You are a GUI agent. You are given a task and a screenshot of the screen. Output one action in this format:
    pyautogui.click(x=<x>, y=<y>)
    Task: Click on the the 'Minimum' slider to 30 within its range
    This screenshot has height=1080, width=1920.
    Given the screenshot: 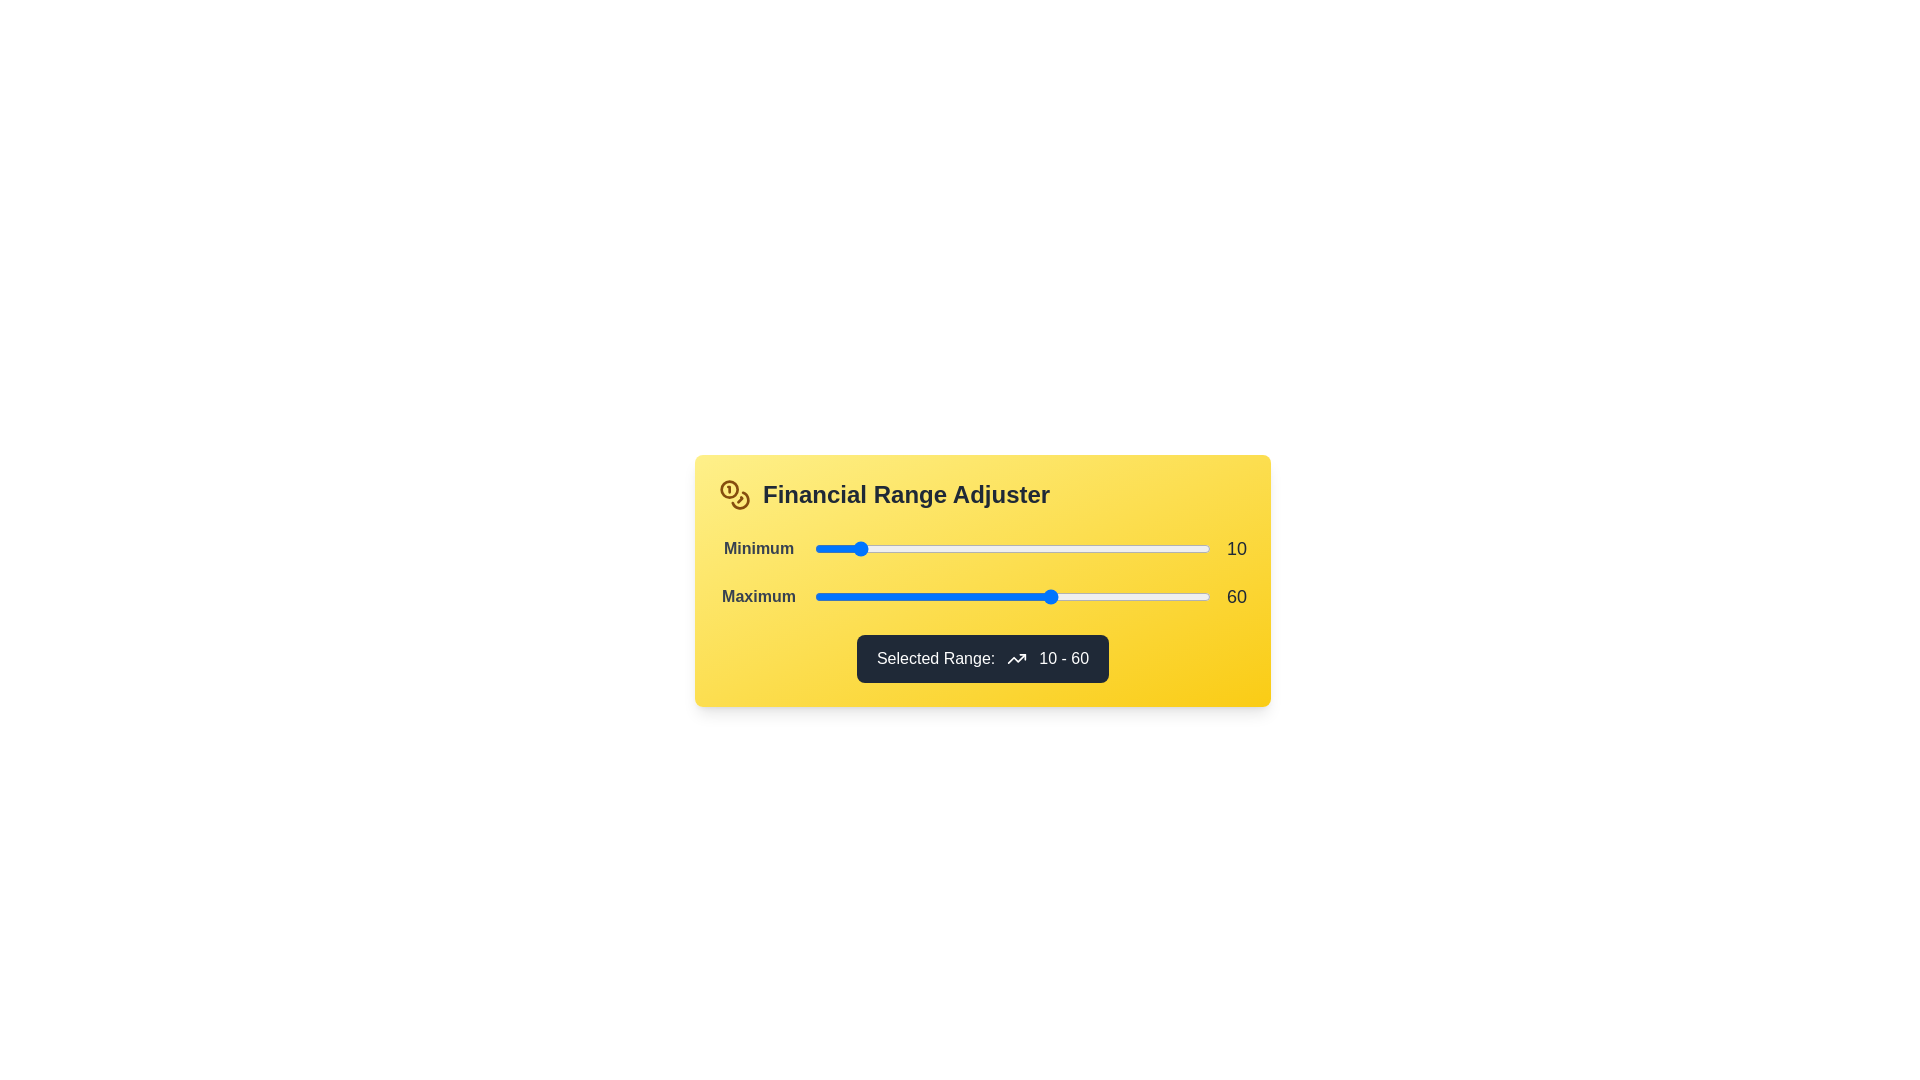 What is the action you would take?
    pyautogui.click(x=932, y=548)
    